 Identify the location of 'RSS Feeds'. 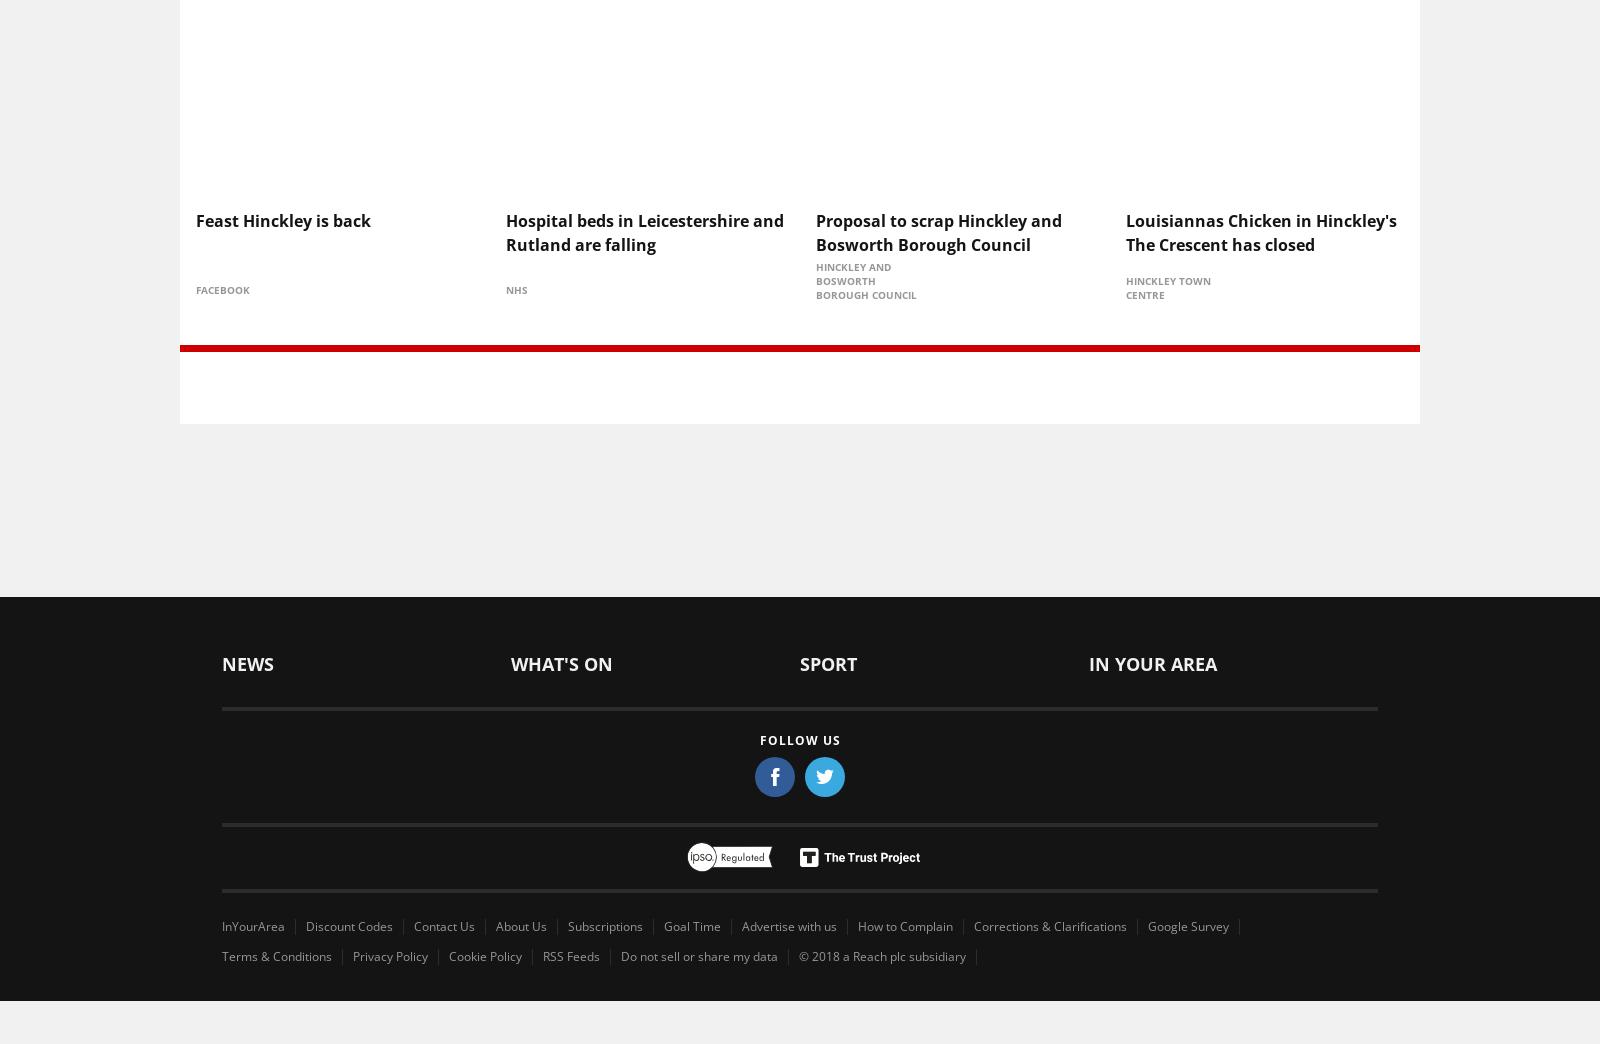
(570, 954).